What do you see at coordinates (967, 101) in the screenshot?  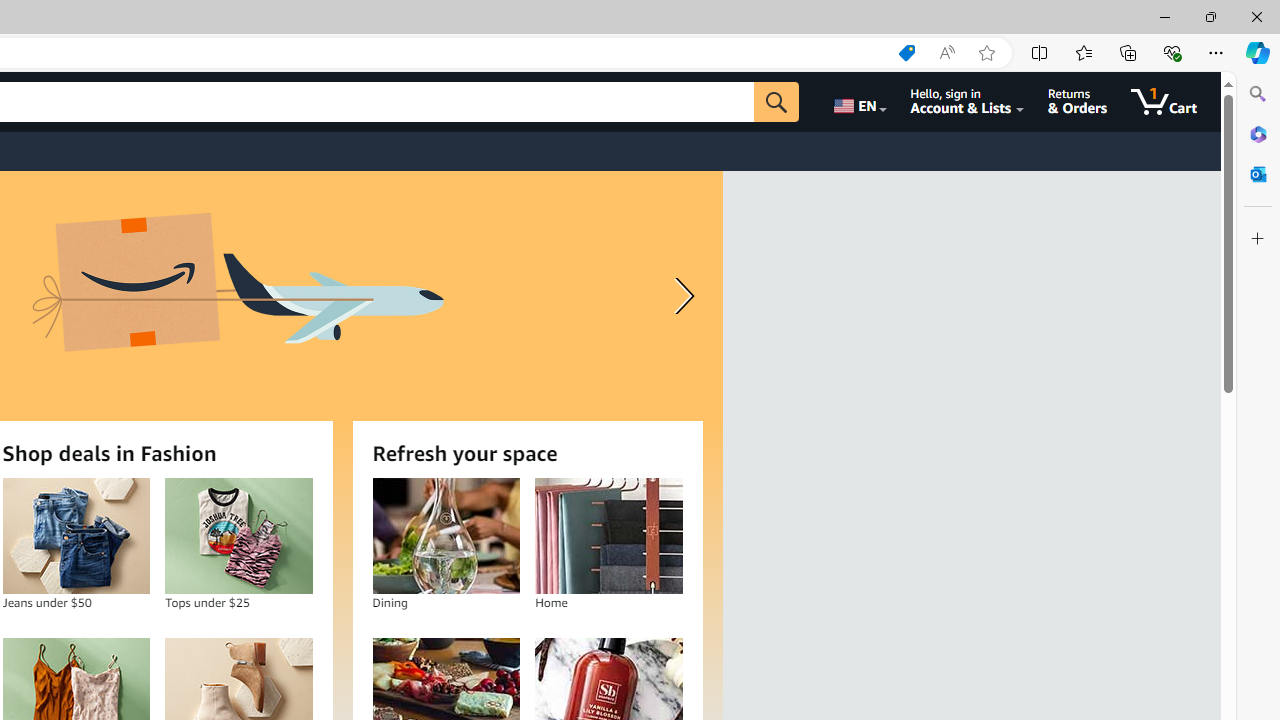 I see `'Hello, sign in Account & Lists'` at bounding box center [967, 101].